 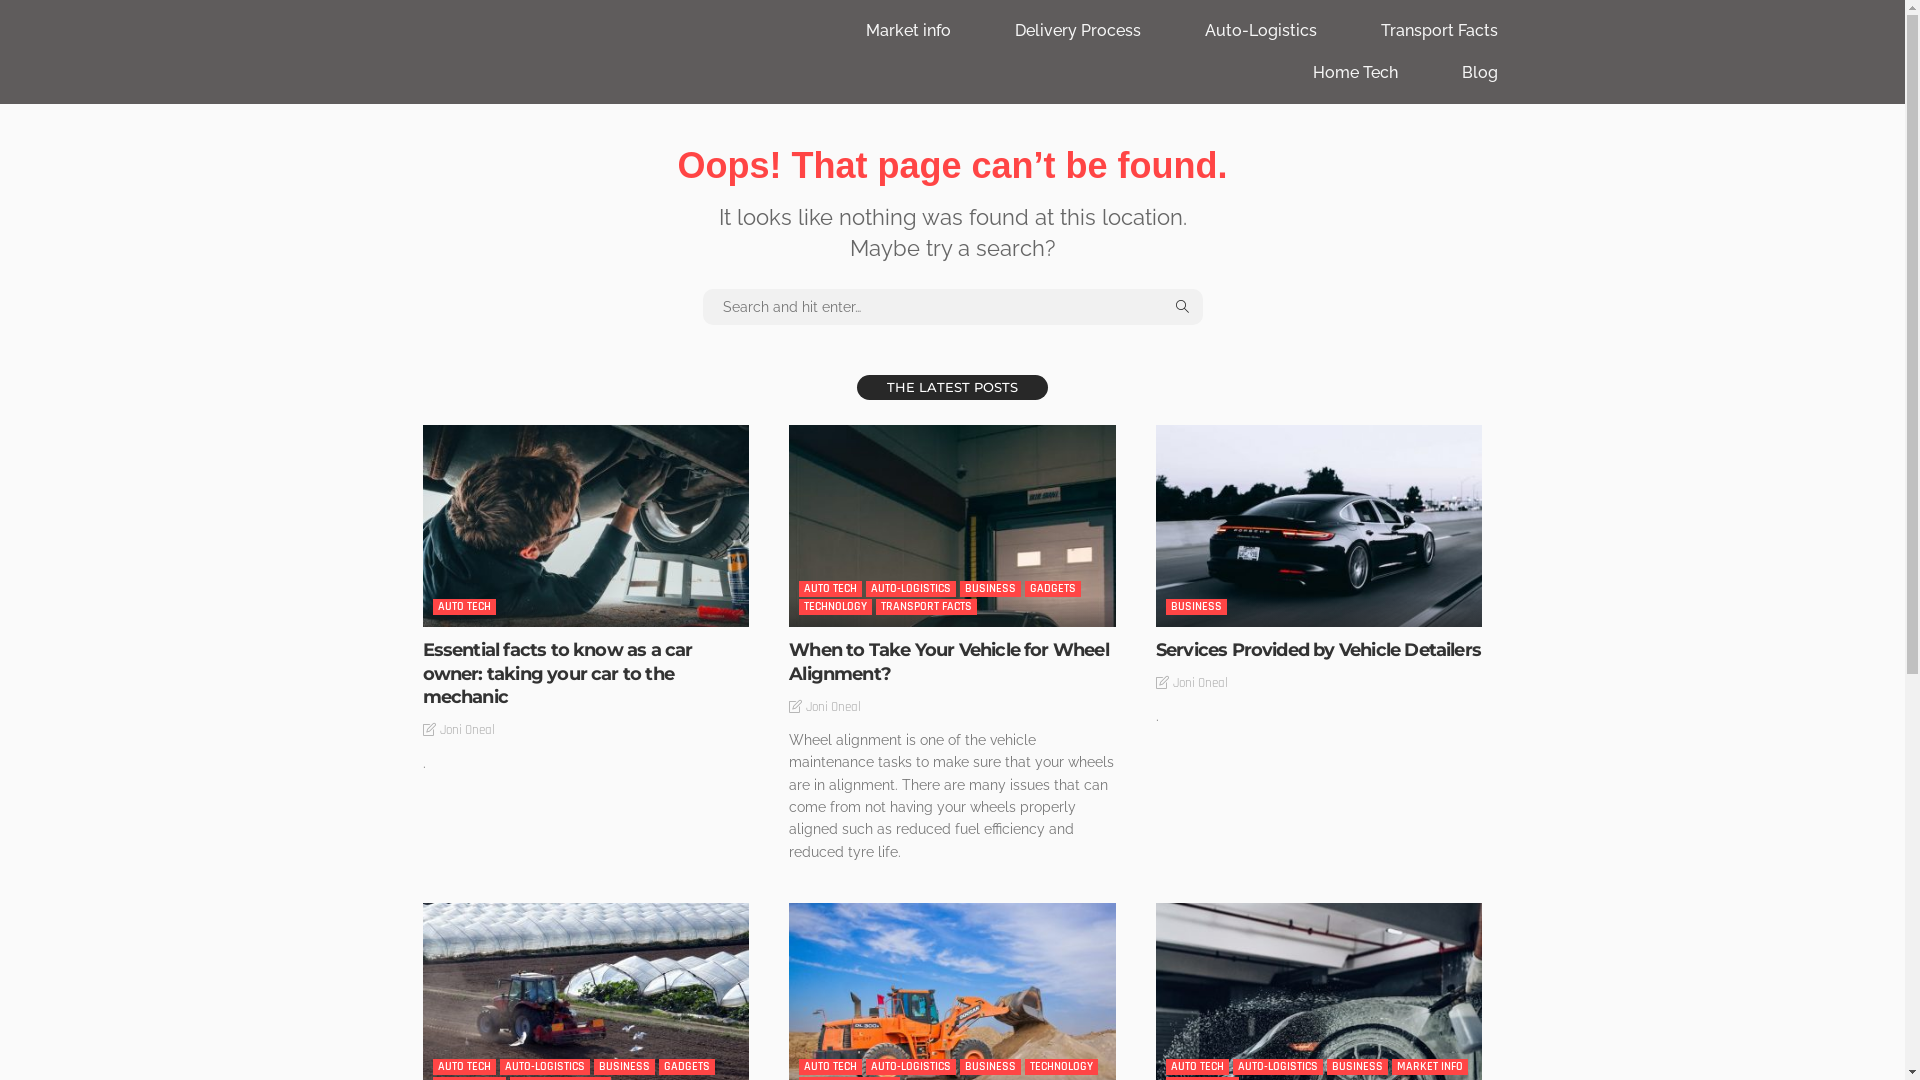 I want to click on 'Delivery Process', so click(x=1075, y=30).